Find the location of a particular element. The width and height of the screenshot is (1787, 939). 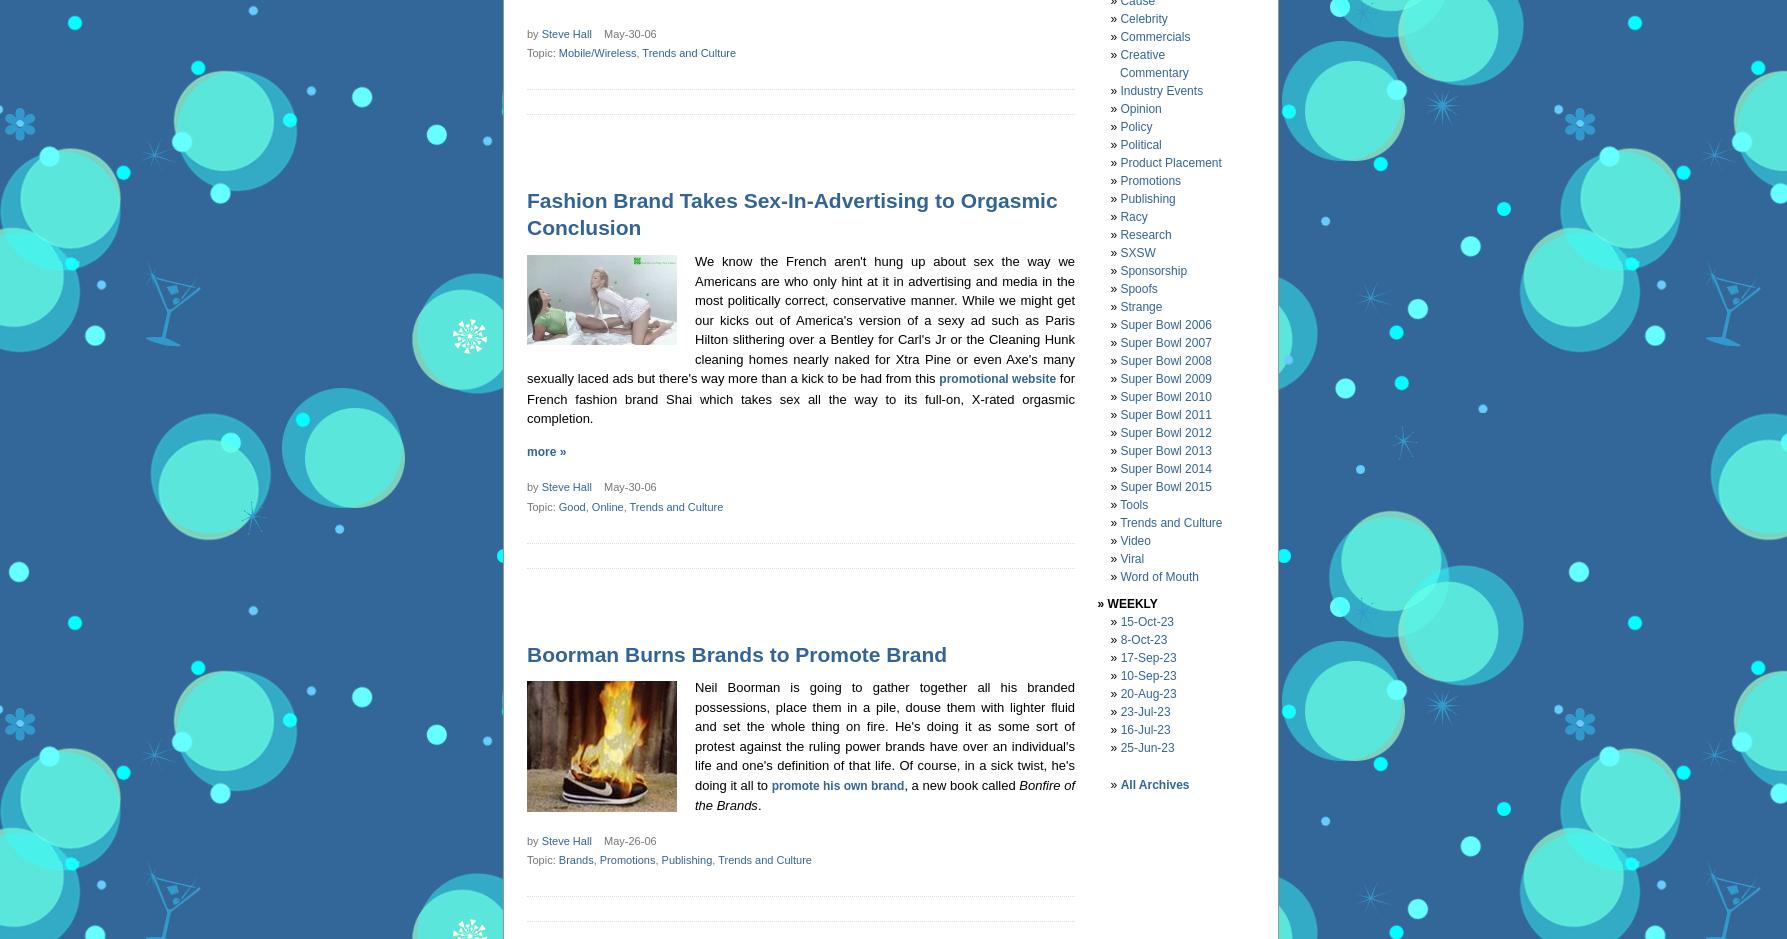

'Neil Boorman is going to gather together all his branded possessions, place them in a pile, douse them with lighter fluid and set the whole thing on fire. He's doing it as some sort of protest against the ruling power brands have over an individual's life and one's definition of that life. Of course, in a sick twist, he's doing it all to' is located at coordinates (884, 735).